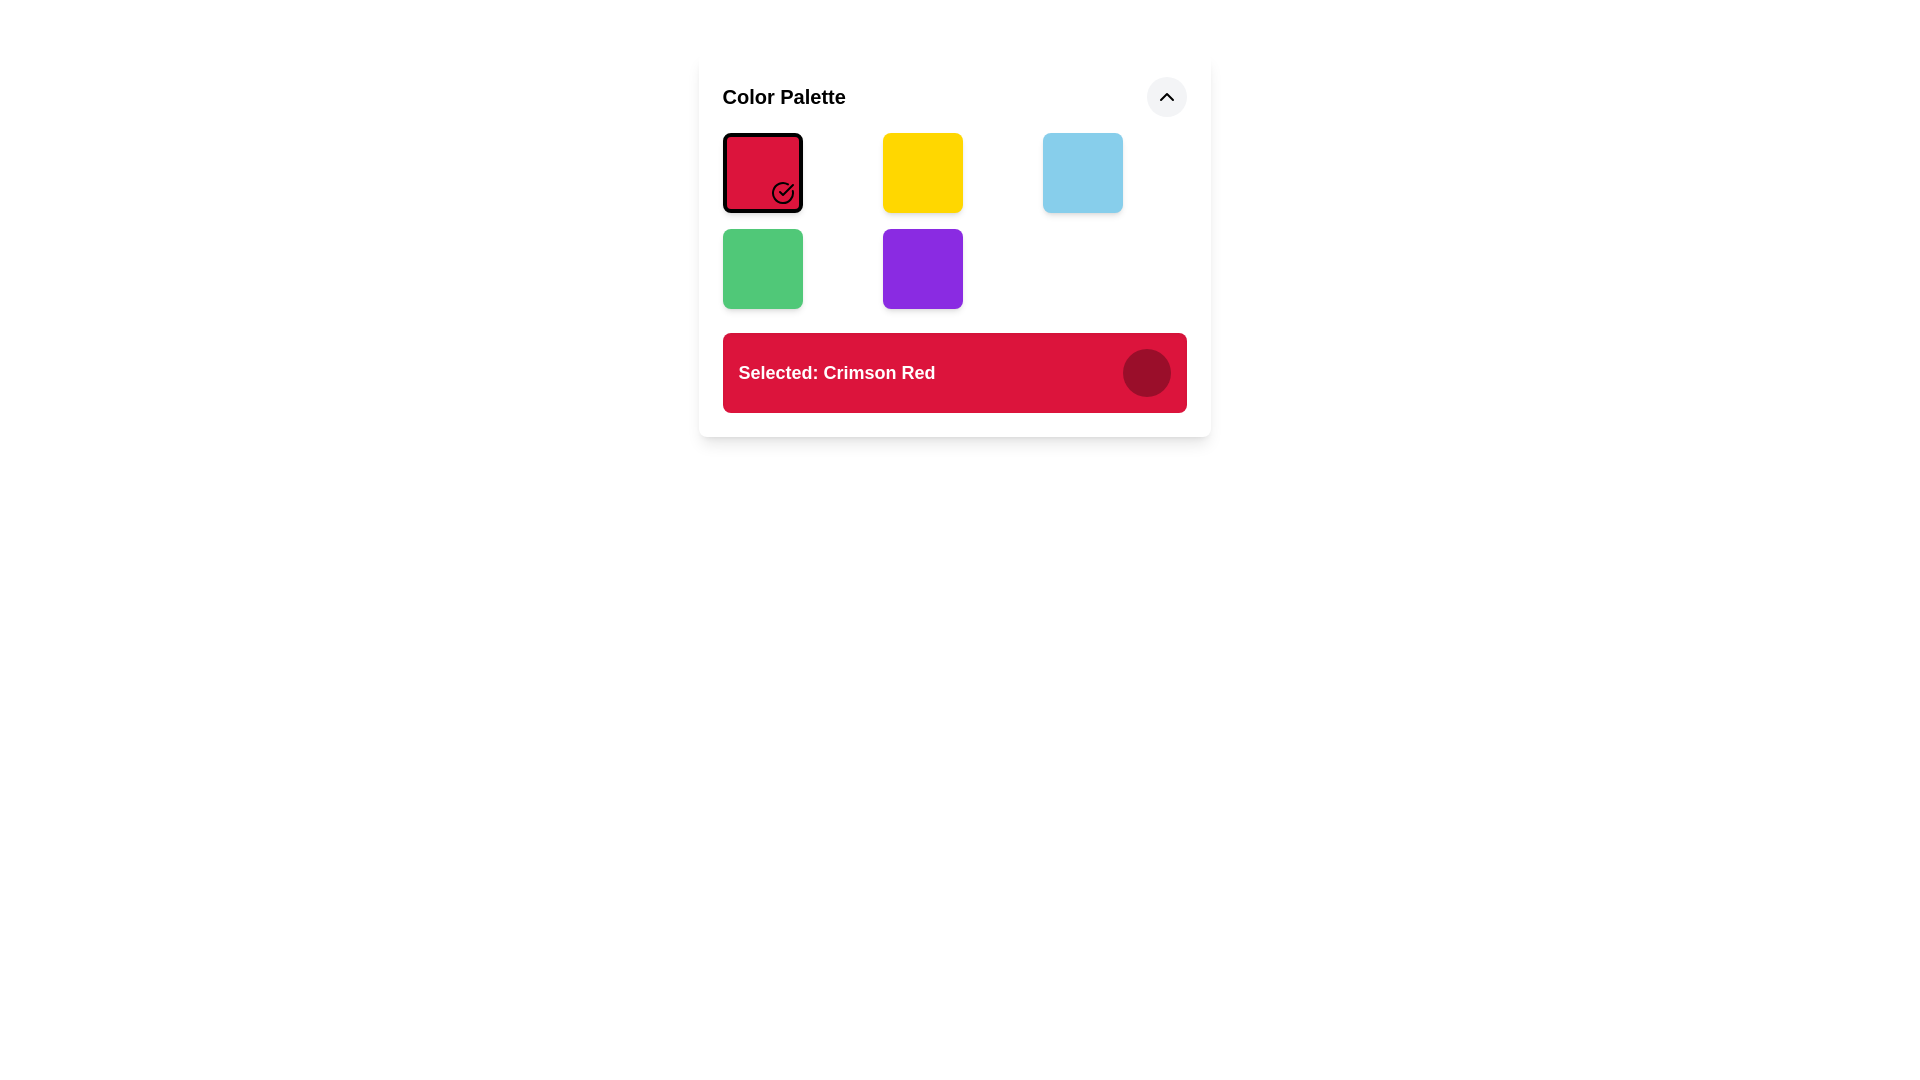 The width and height of the screenshot is (1920, 1080). I want to click on the clickable color selection option representing cyan, located in the top row as the third item in a 3x2 grid within the color palette interface, to enhance its size effect, so click(1081, 172).